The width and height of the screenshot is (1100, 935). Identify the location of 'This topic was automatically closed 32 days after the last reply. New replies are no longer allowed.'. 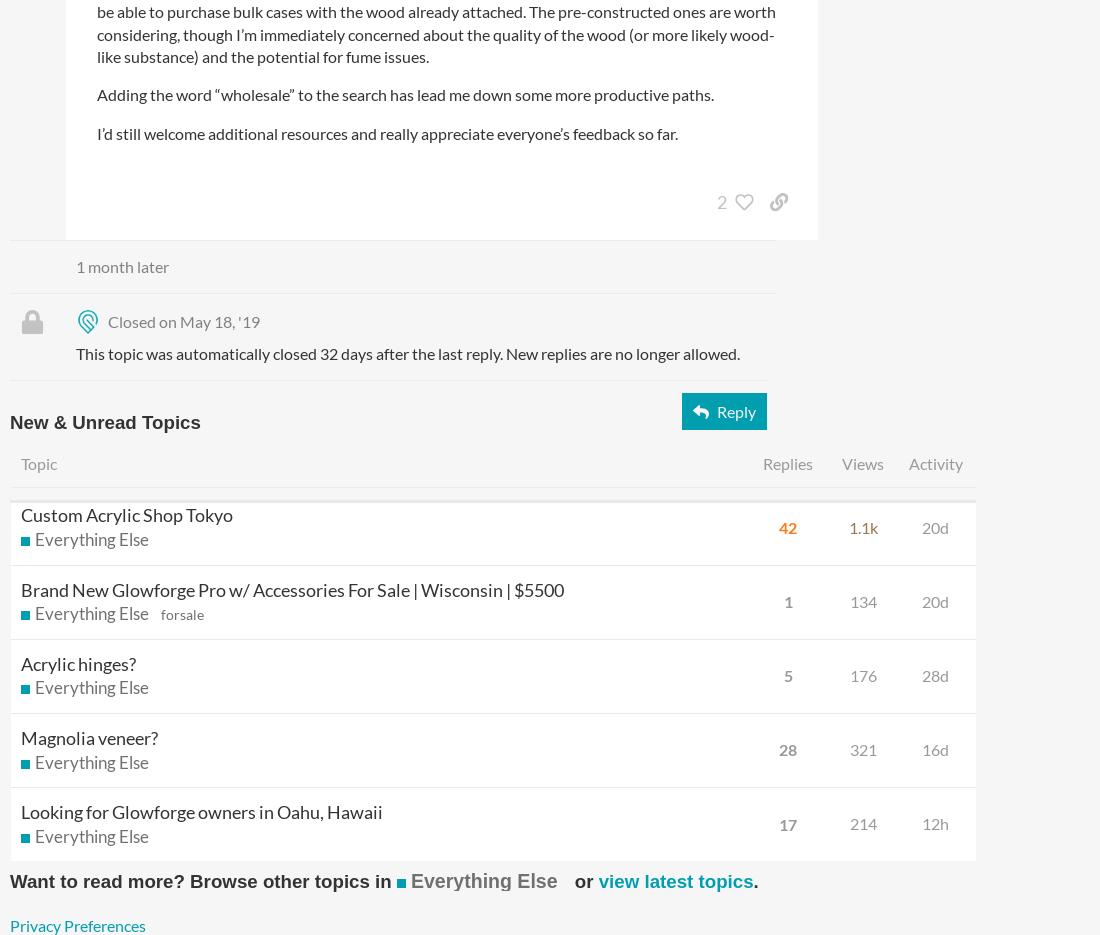
(407, 352).